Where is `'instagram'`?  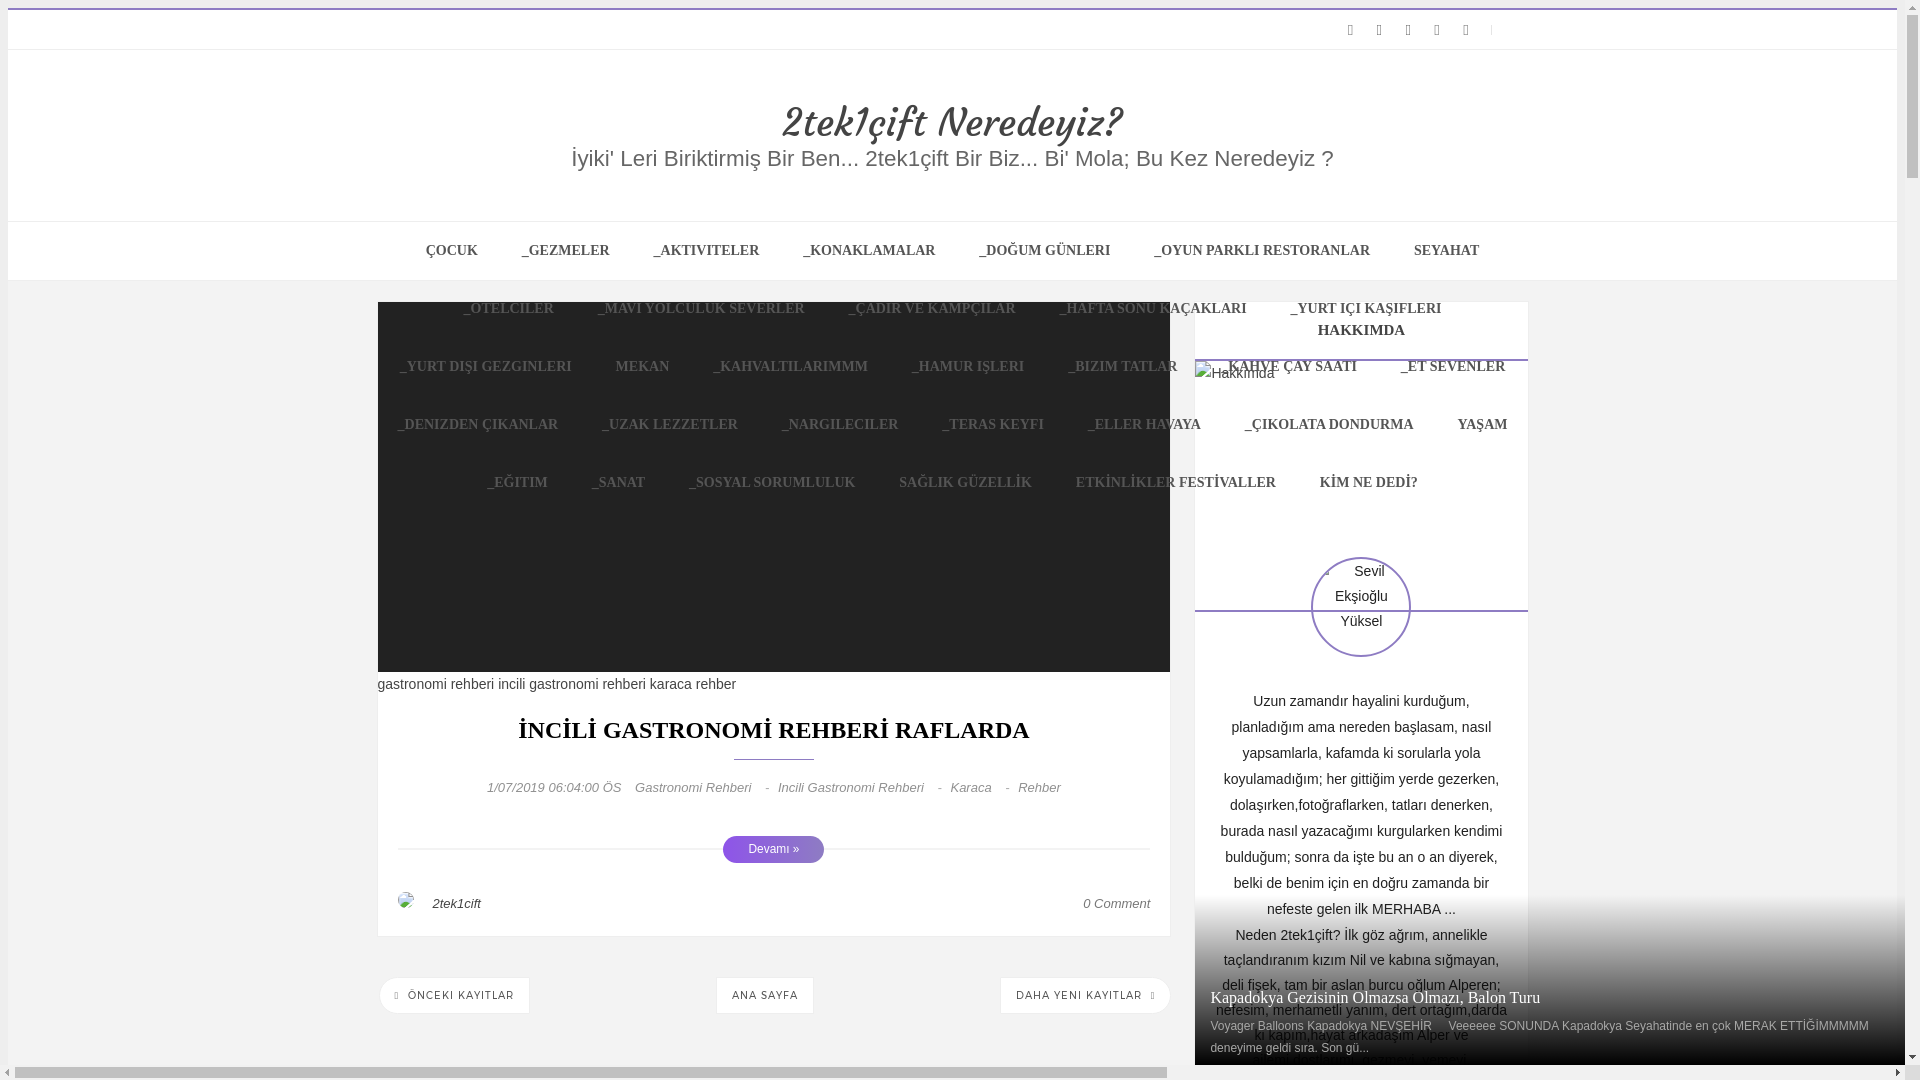 'instagram' is located at coordinates (1378, 30).